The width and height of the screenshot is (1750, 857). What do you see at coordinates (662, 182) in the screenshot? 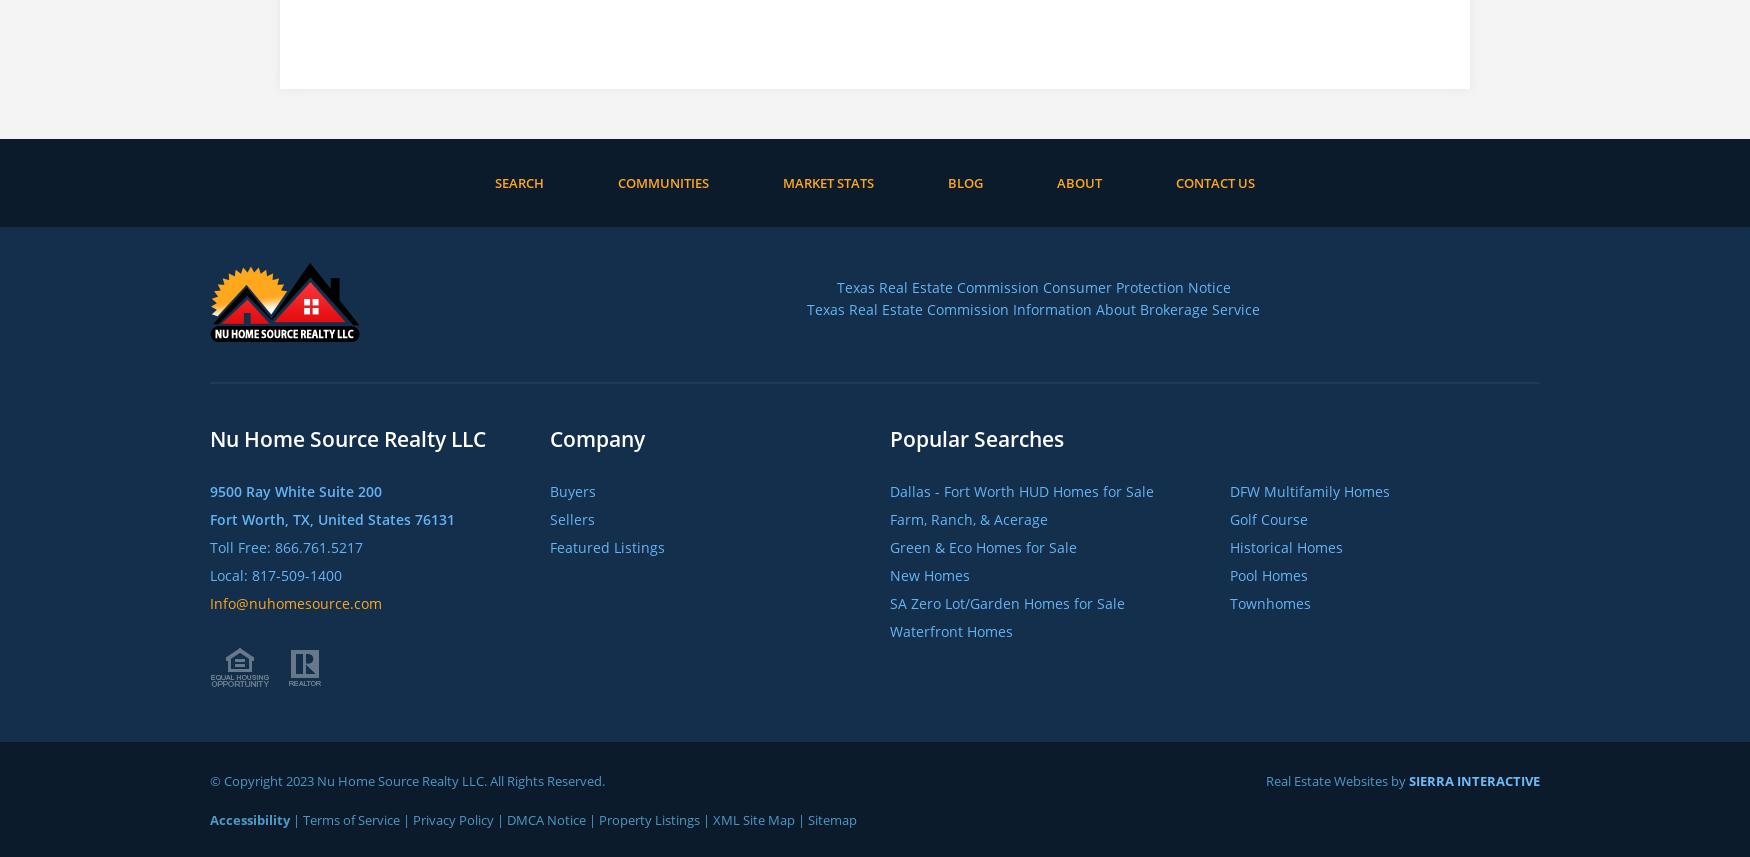
I see `'Communities'` at bounding box center [662, 182].